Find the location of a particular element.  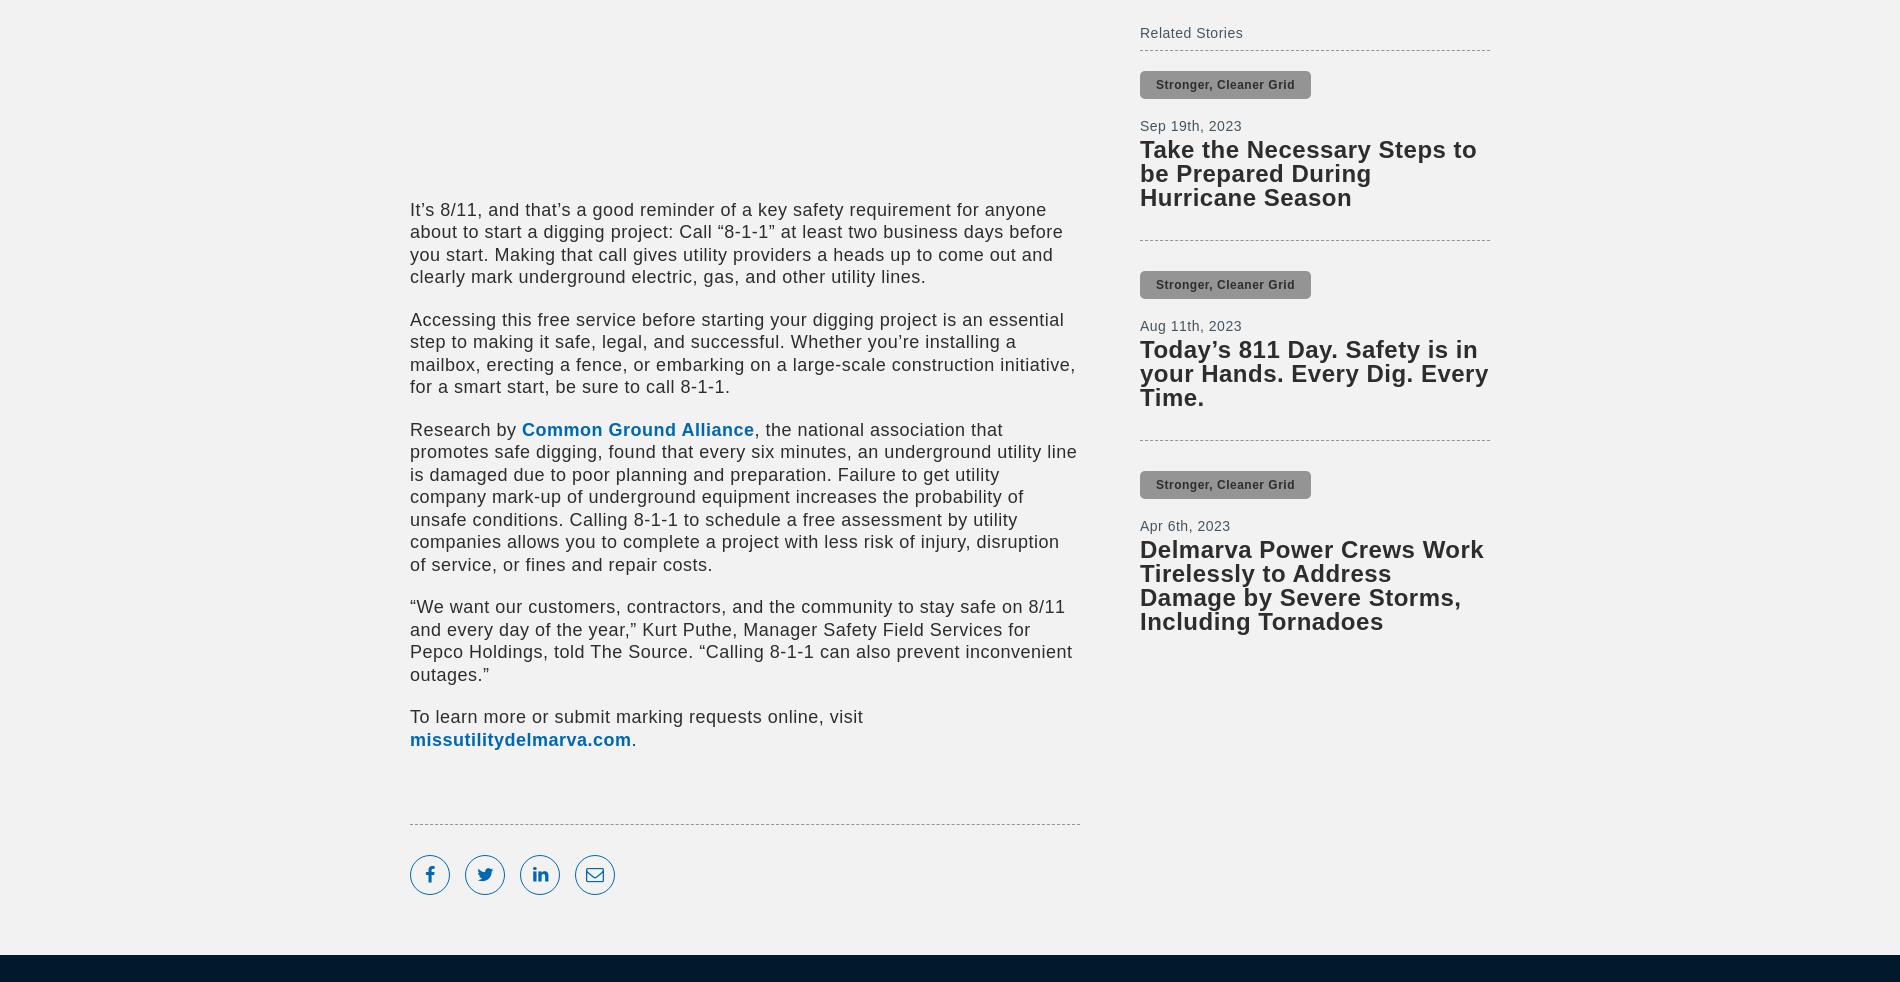

'“We want our customers, contractors, and the community to stay safe on 8/11 and every day of the year,” Kurt Puthe, Manager Safety Field Services for Pepco Holdings, told The Source. “Calling 8-1-1 can also prevent inconvenient outages.”' is located at coordinates (740, 639).